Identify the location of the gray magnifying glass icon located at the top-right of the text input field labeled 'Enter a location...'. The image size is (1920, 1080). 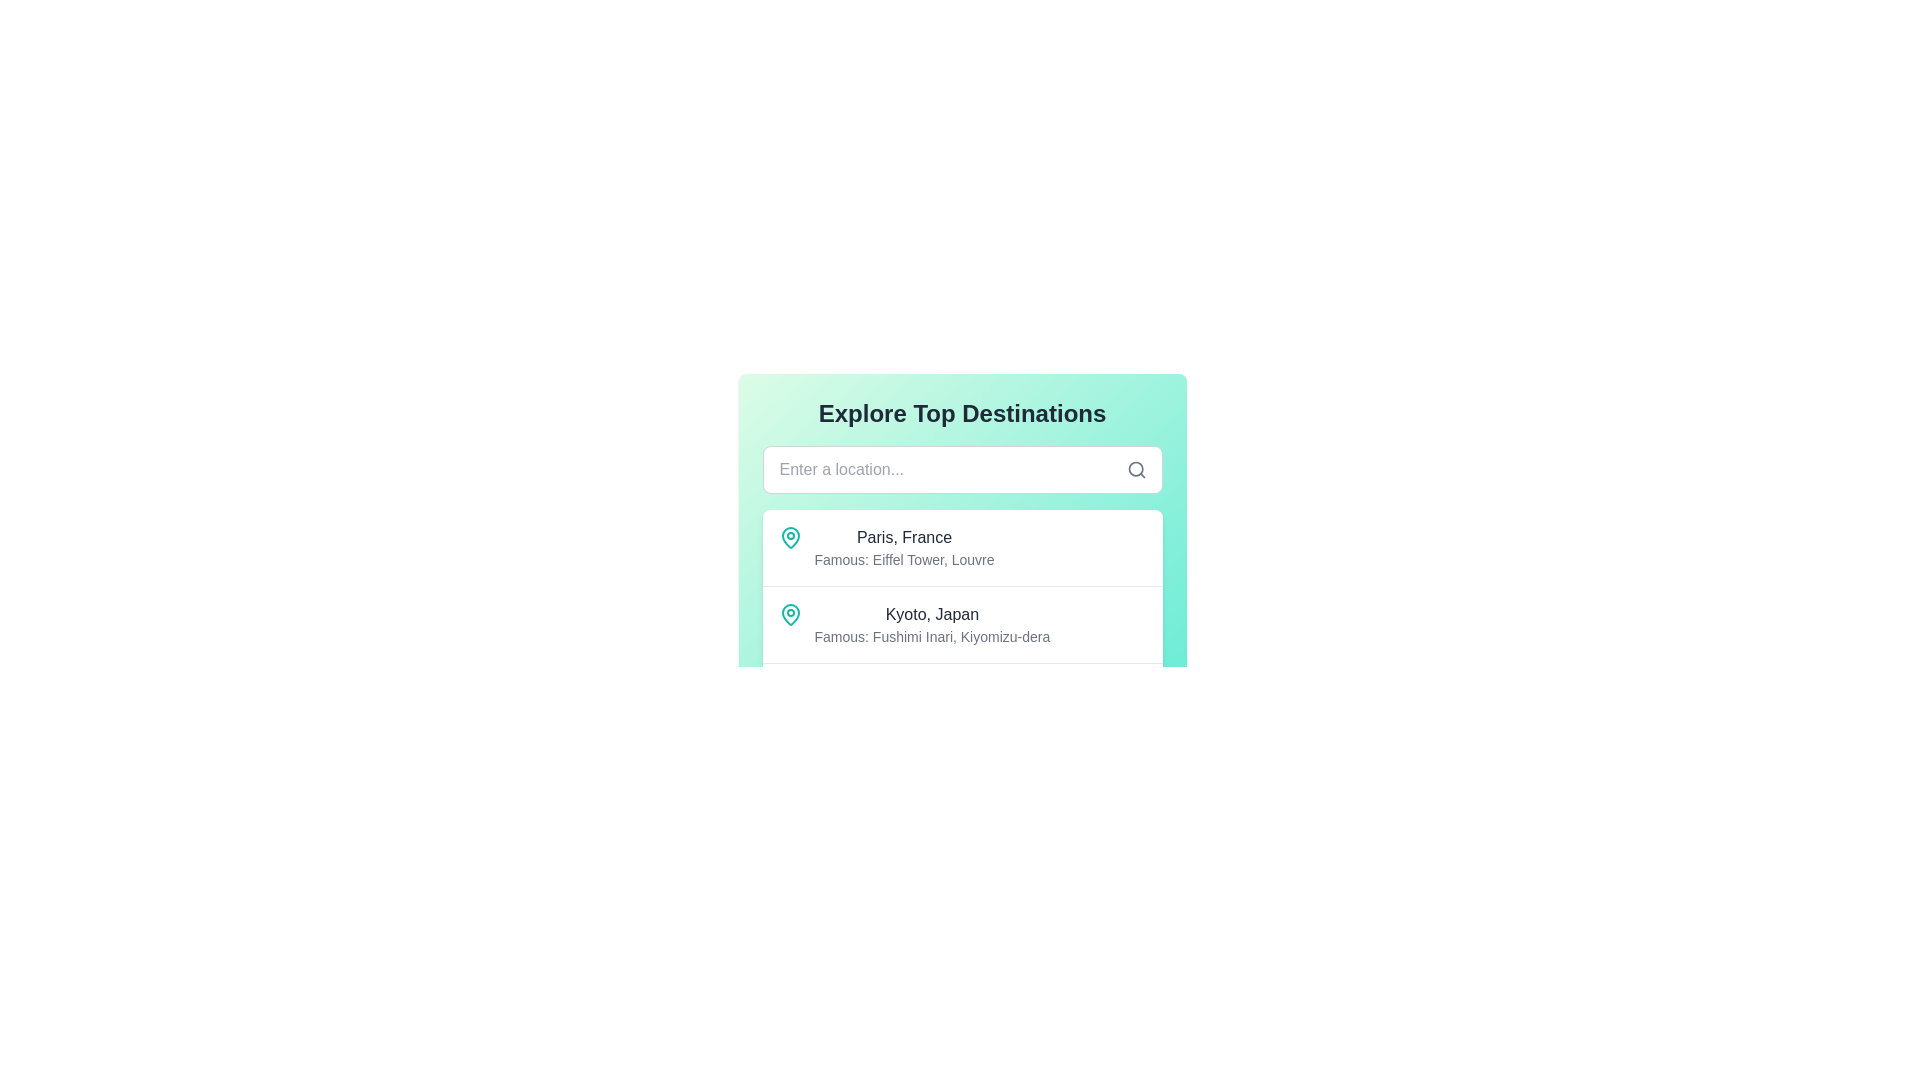
(1136, 470).